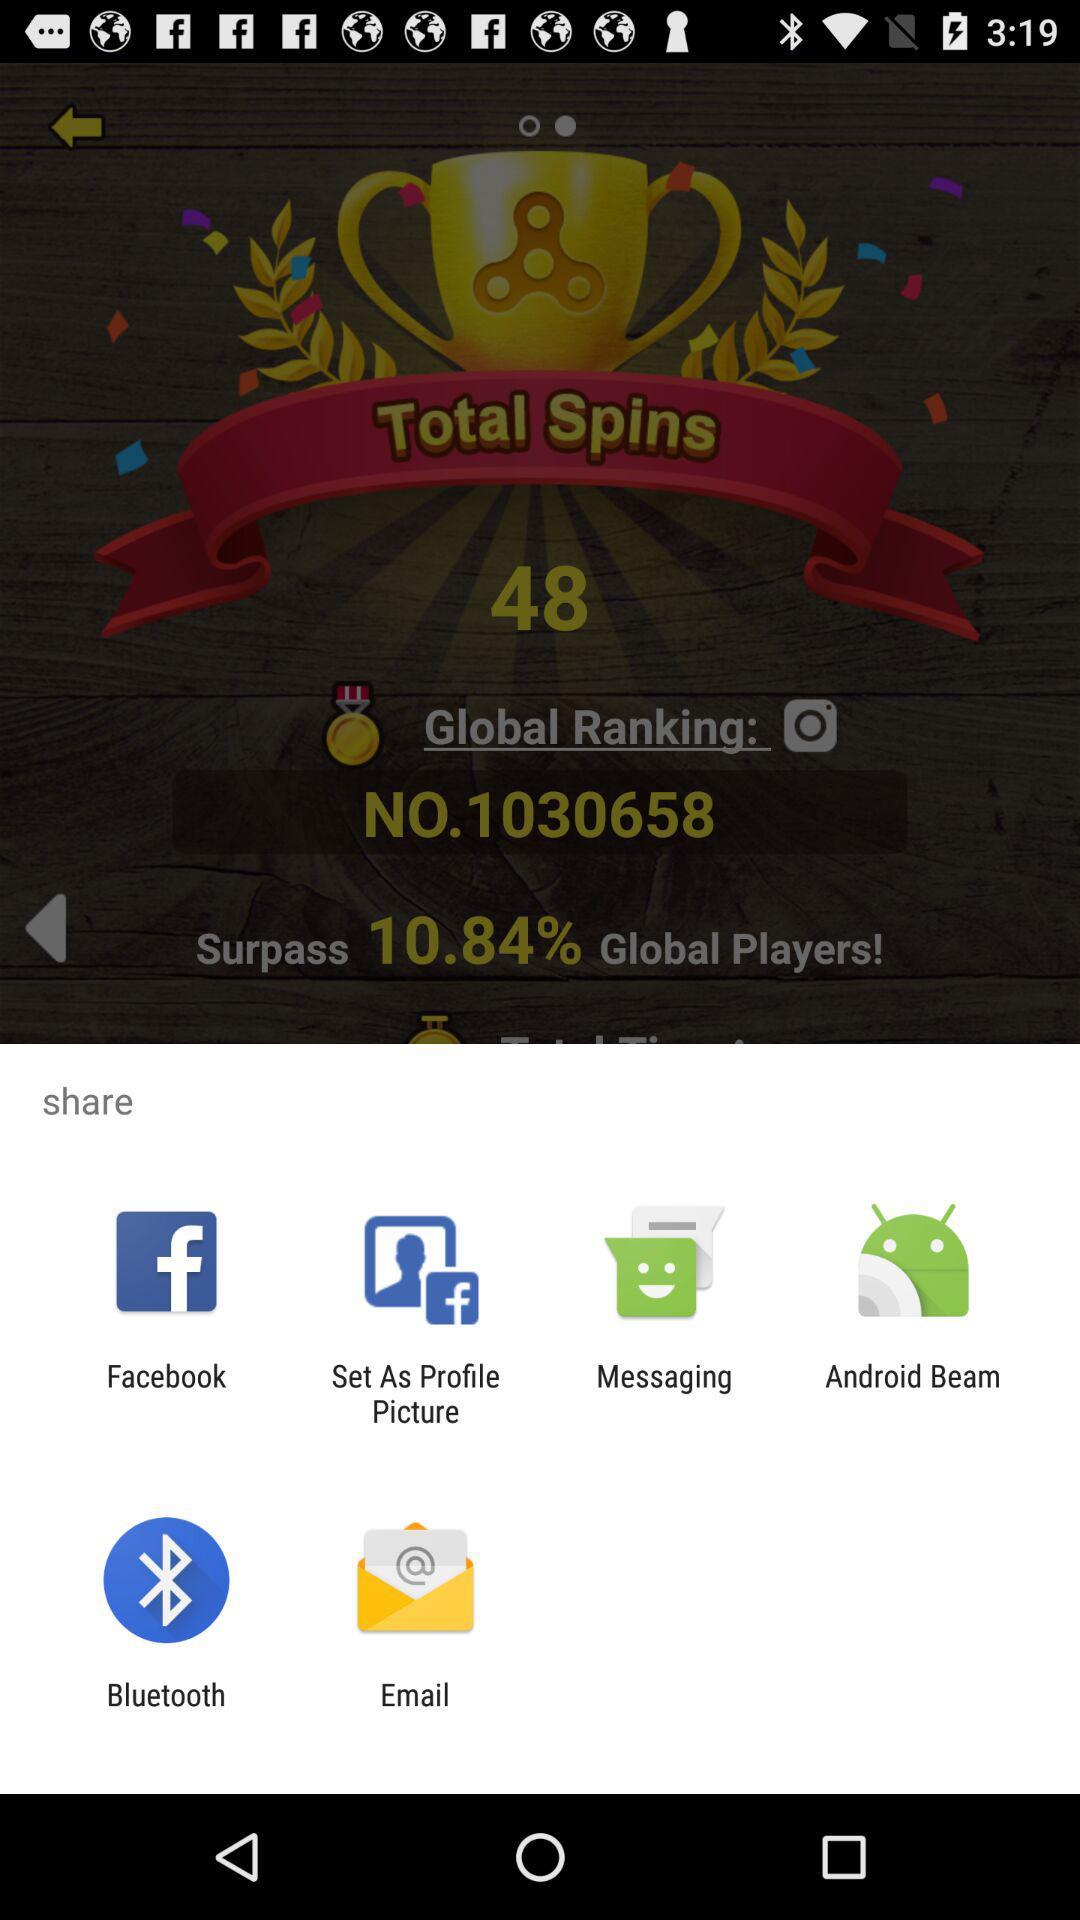 This screenshot has height=1920, width=1080. What do you see at coordinates (664, 1392) in the screenshot?
I see `icon to the right of the set as profile item` at bounding box center [664, 1392].